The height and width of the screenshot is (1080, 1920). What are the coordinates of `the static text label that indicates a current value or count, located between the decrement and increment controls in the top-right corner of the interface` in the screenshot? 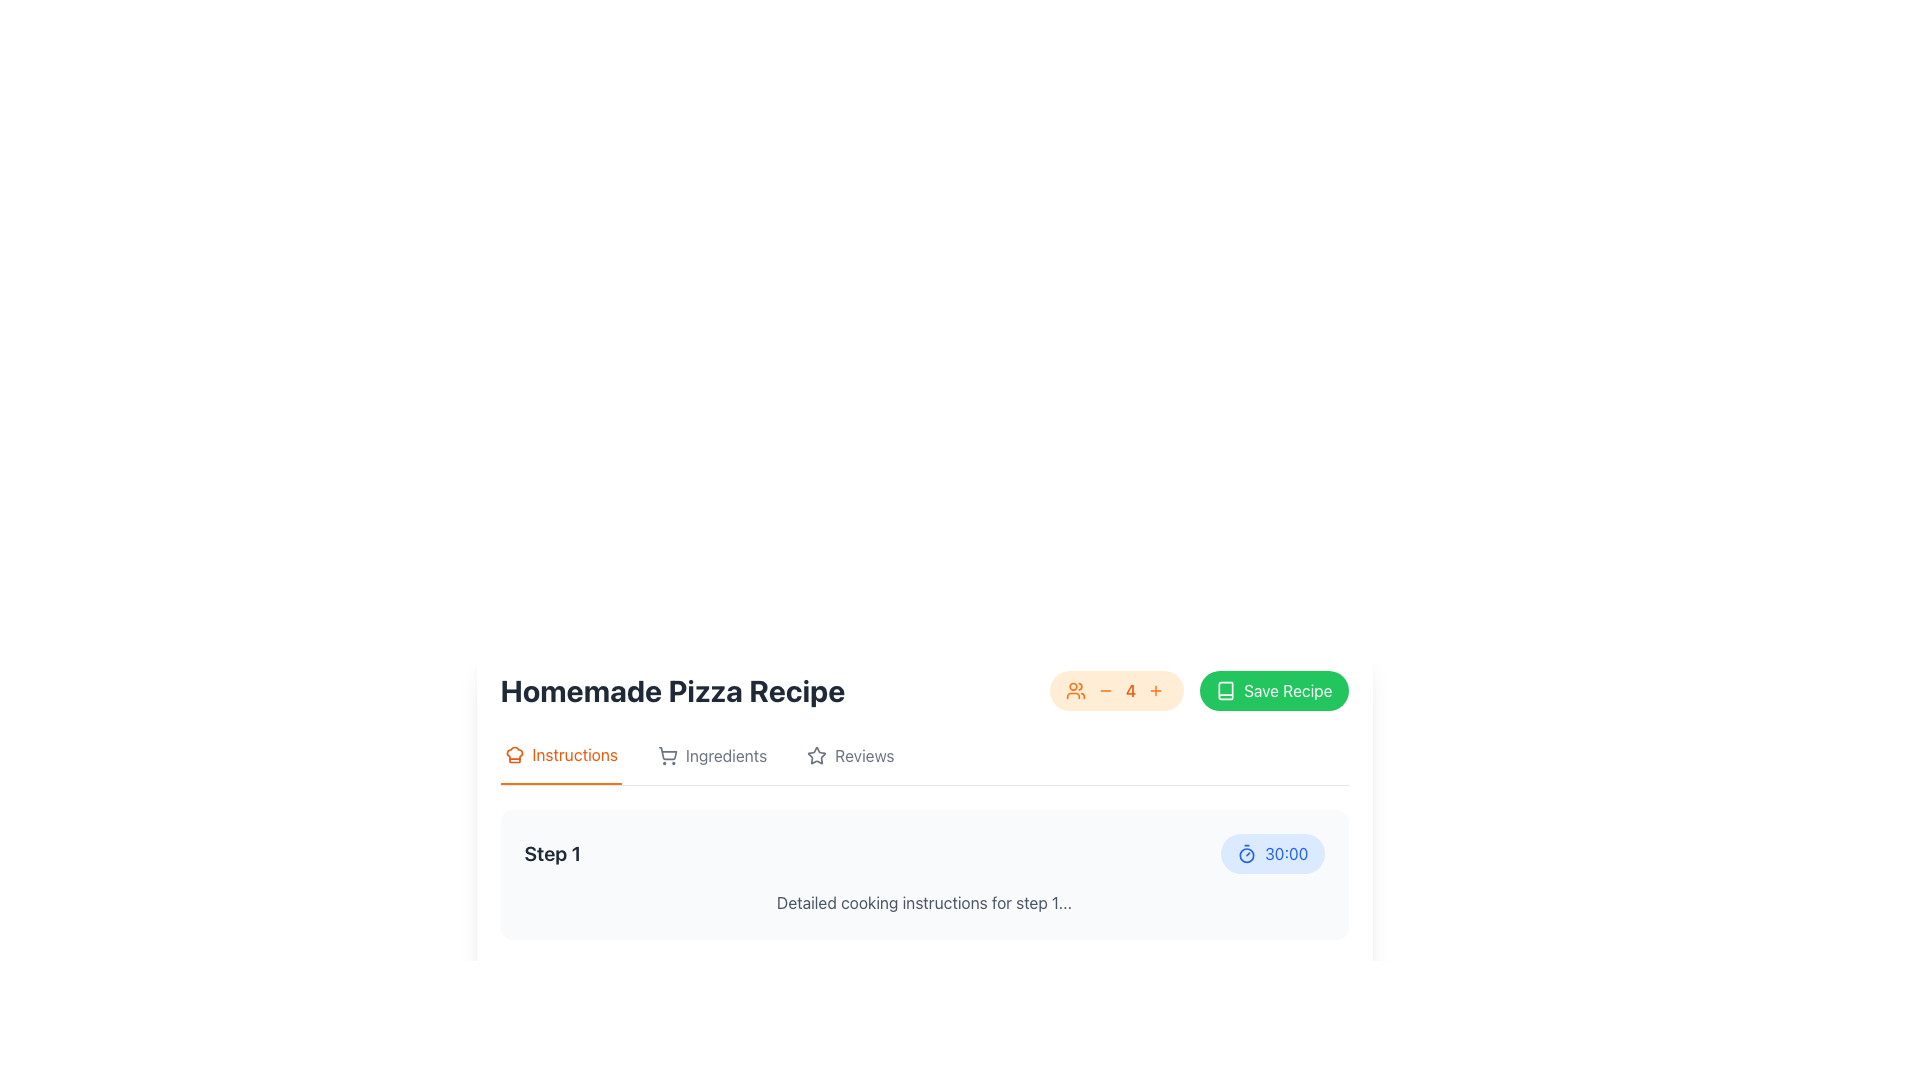 It's located at (1130, 689).